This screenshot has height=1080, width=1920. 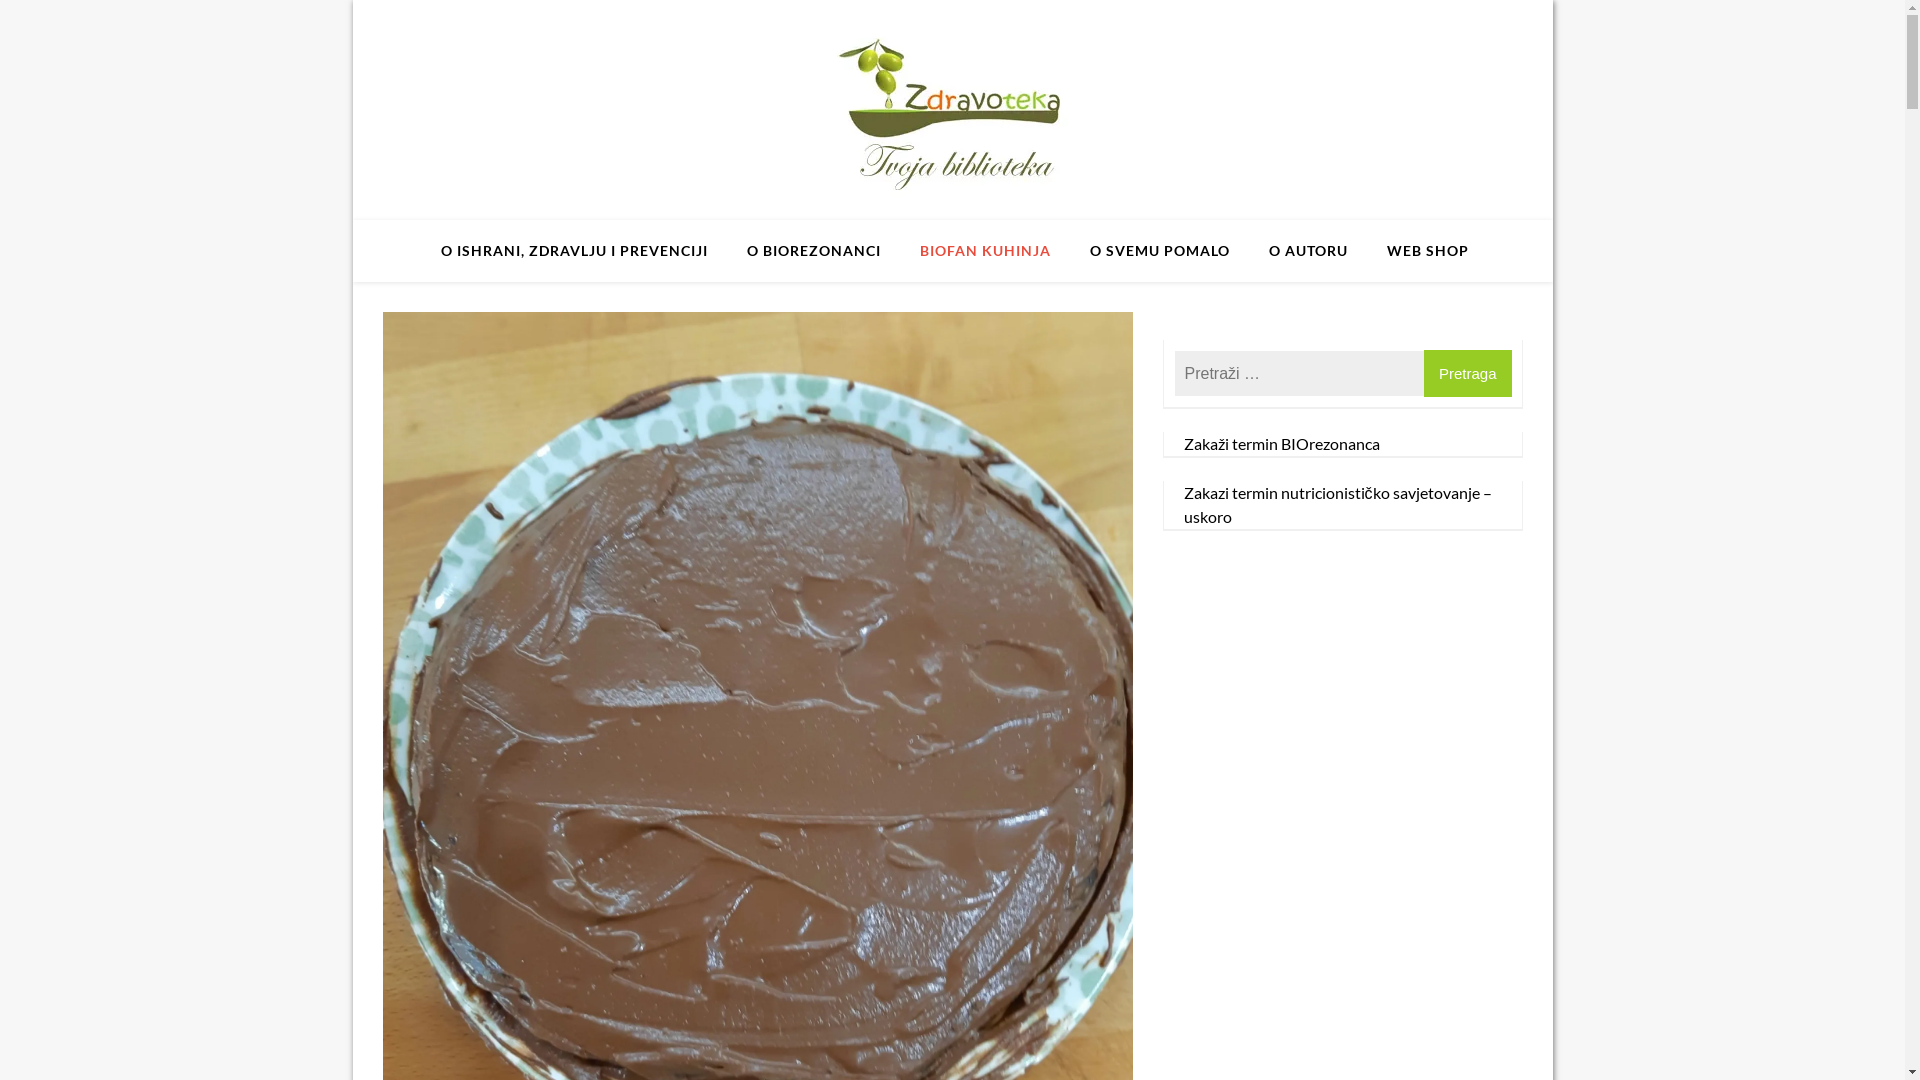 What do you see at coordinates (1072, 249) in the screenshot?
I see `'O SVEMU POMALO'` at bounding box center [1072, 249].